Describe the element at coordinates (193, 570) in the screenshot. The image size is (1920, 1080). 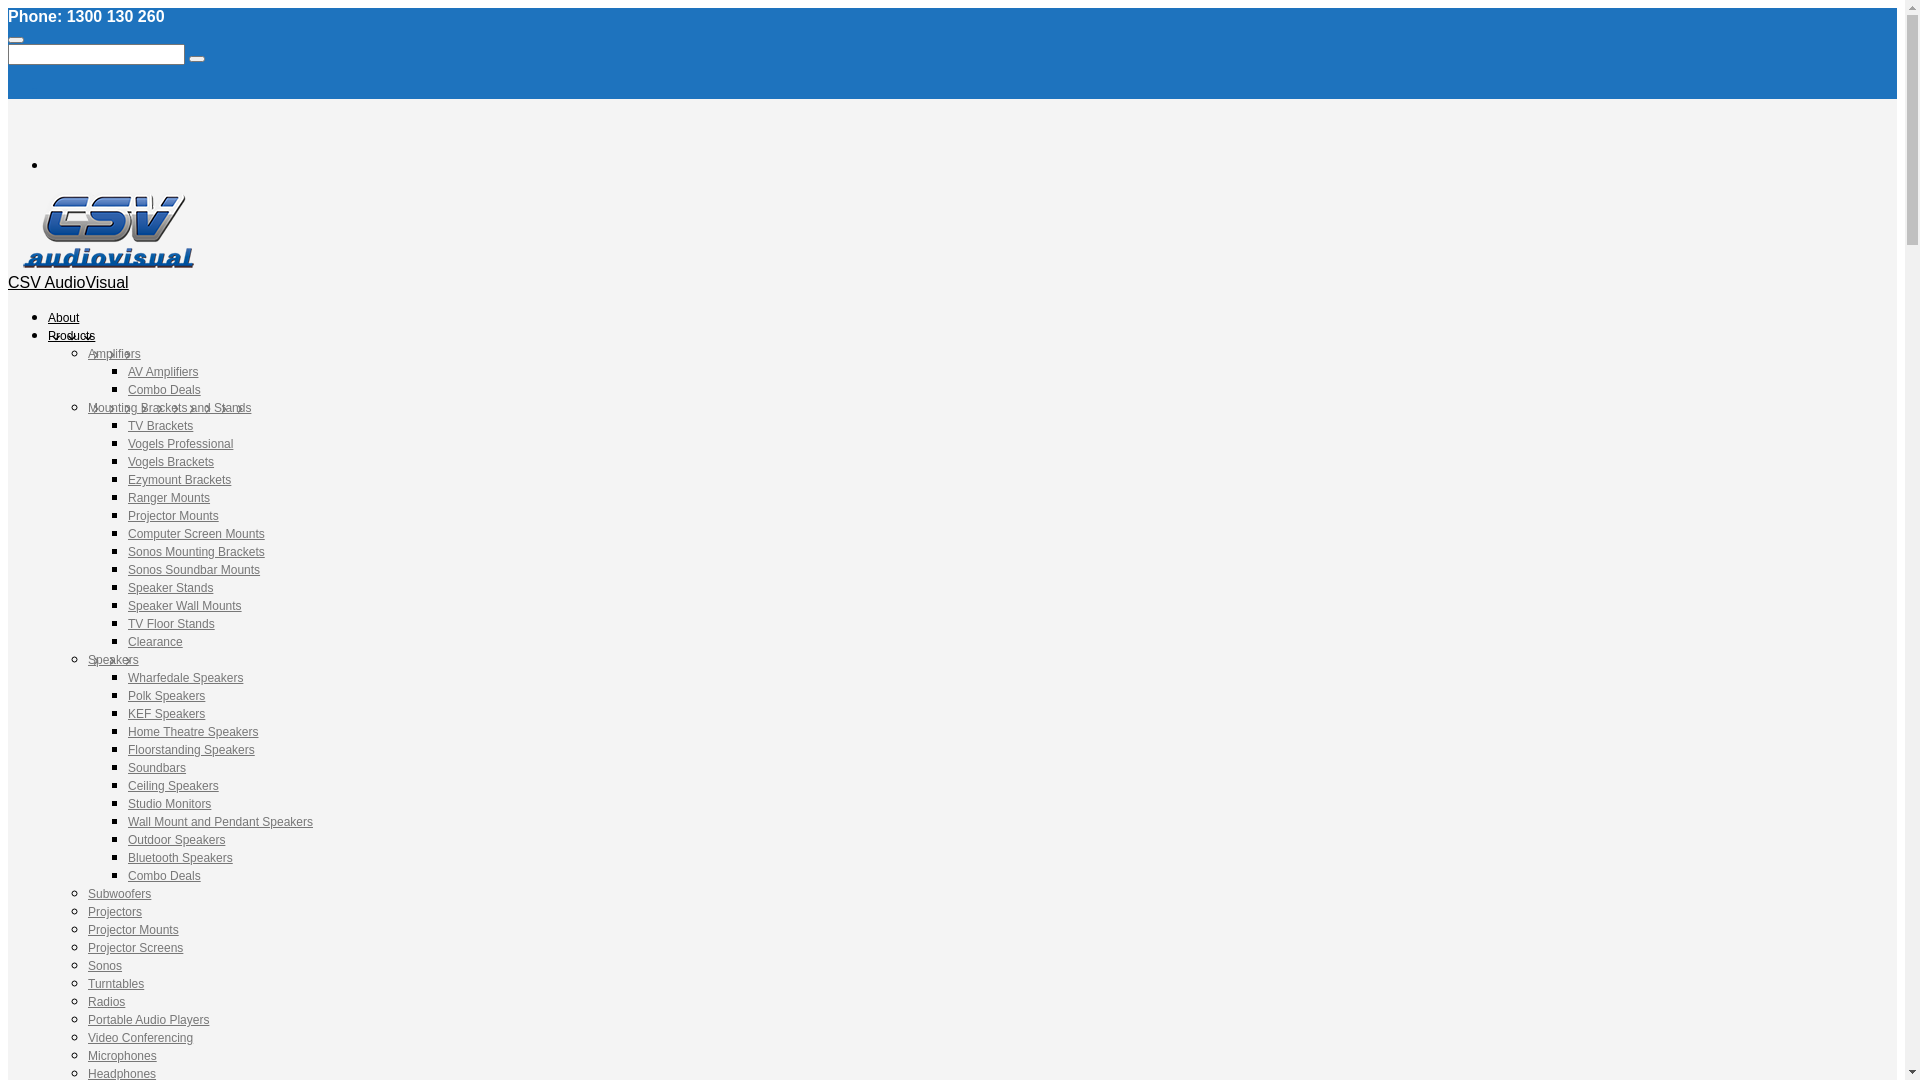
I see `'Sonos Soundbar Mounts'` at that location.